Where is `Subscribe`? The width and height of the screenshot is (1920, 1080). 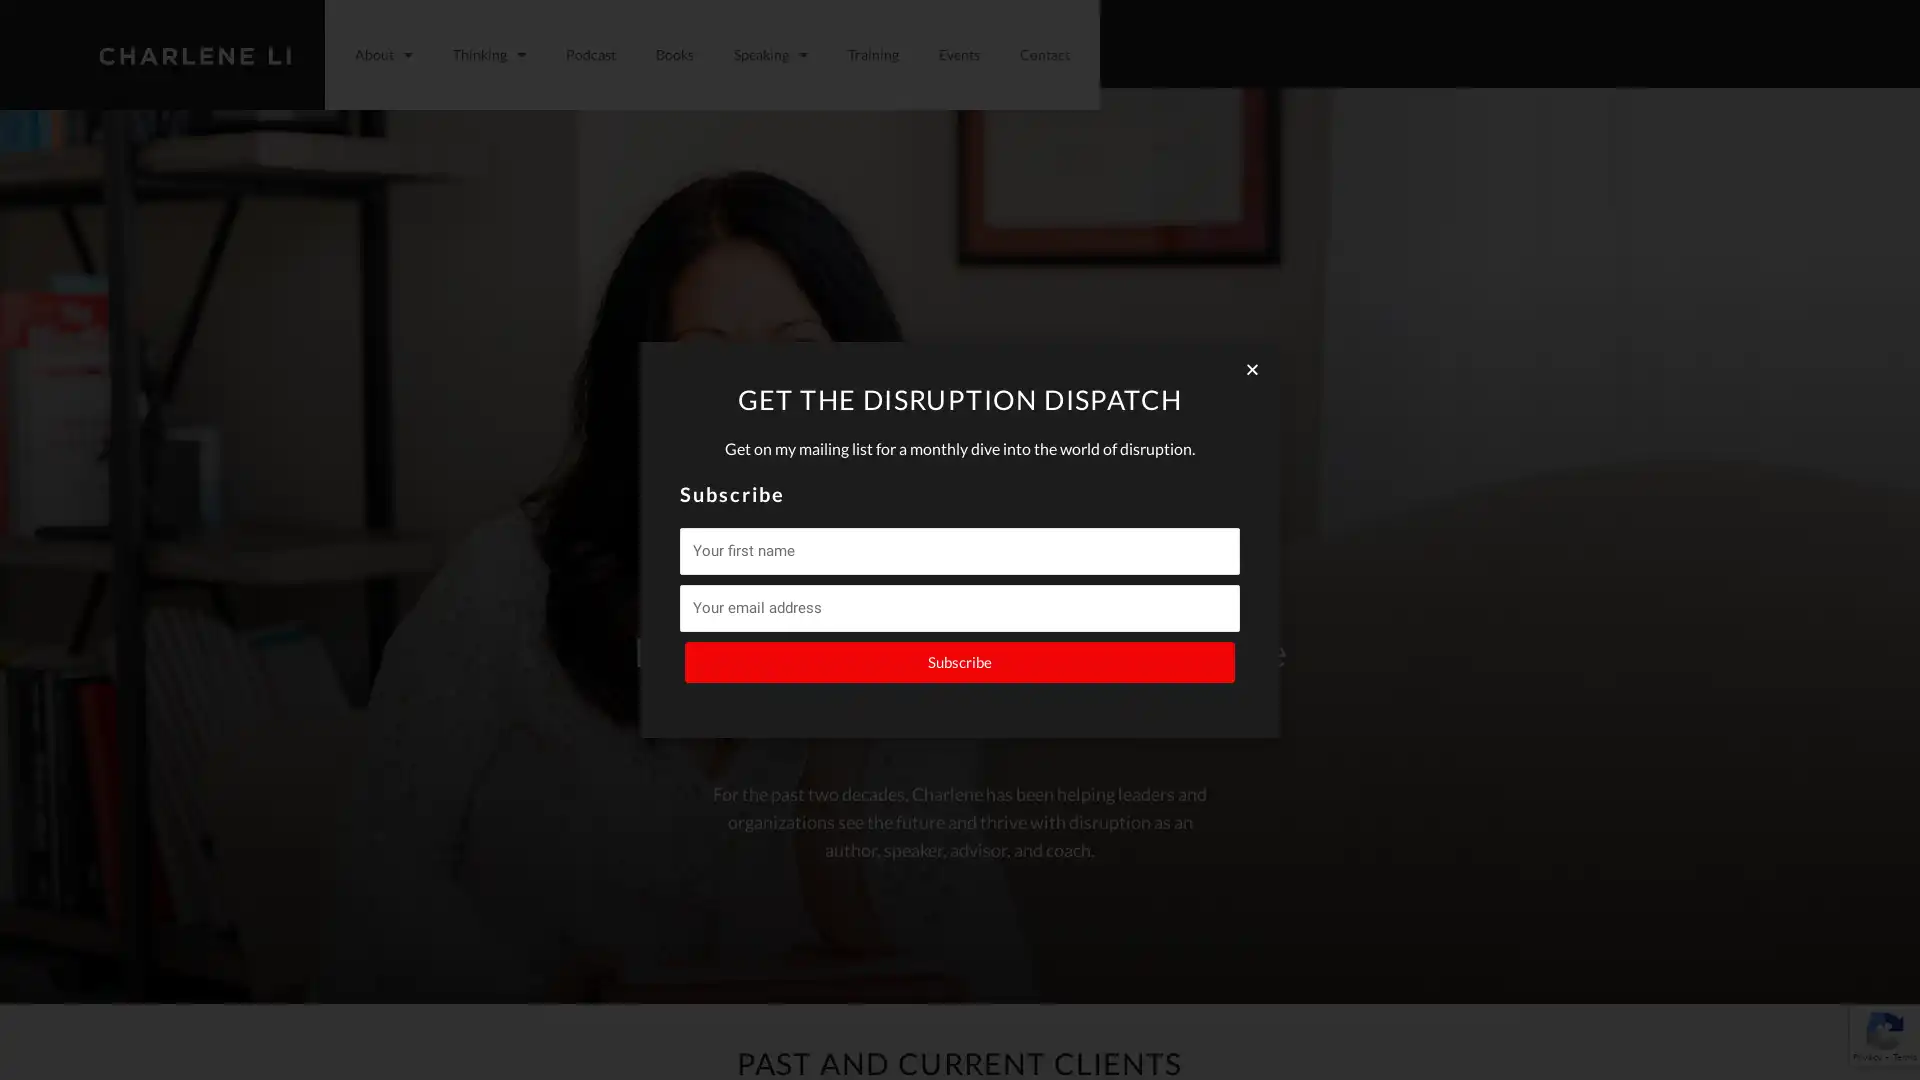 Subscribe is located at coordinates (960, 662).